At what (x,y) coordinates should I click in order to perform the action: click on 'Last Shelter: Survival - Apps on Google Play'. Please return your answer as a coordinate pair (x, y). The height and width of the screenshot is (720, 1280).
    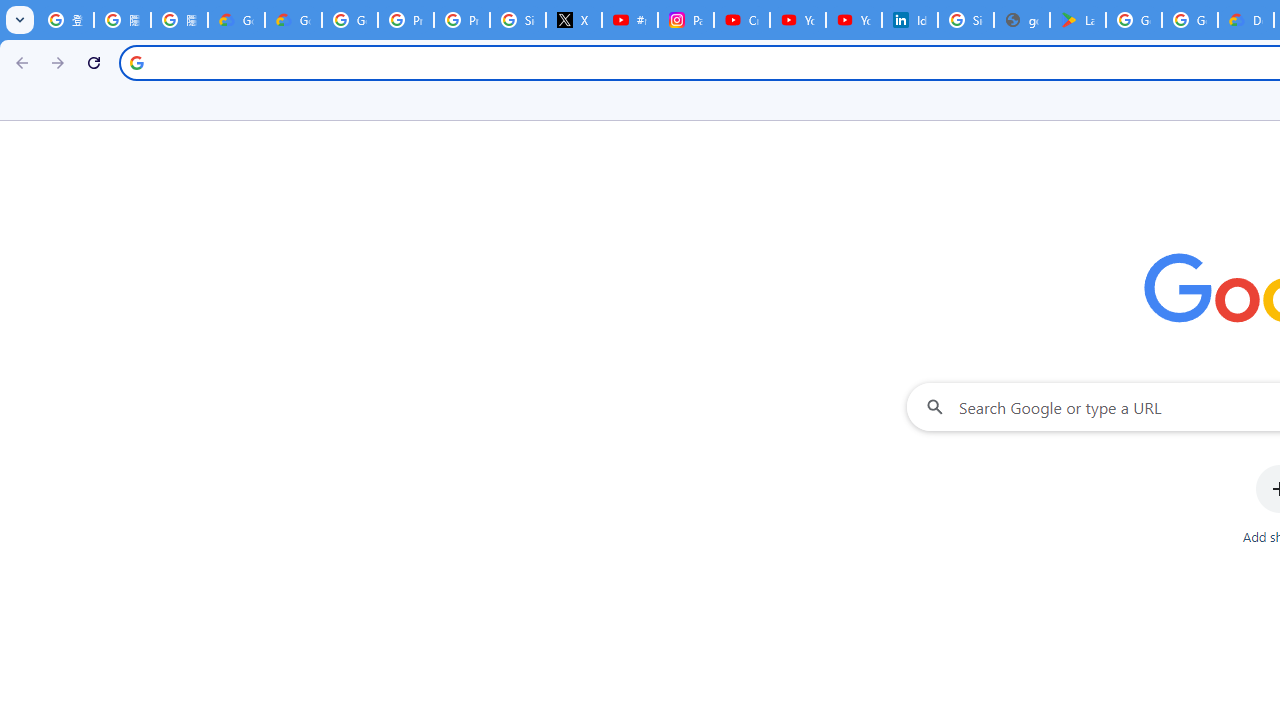
    Looking at the image, I should click on (1076, 20).